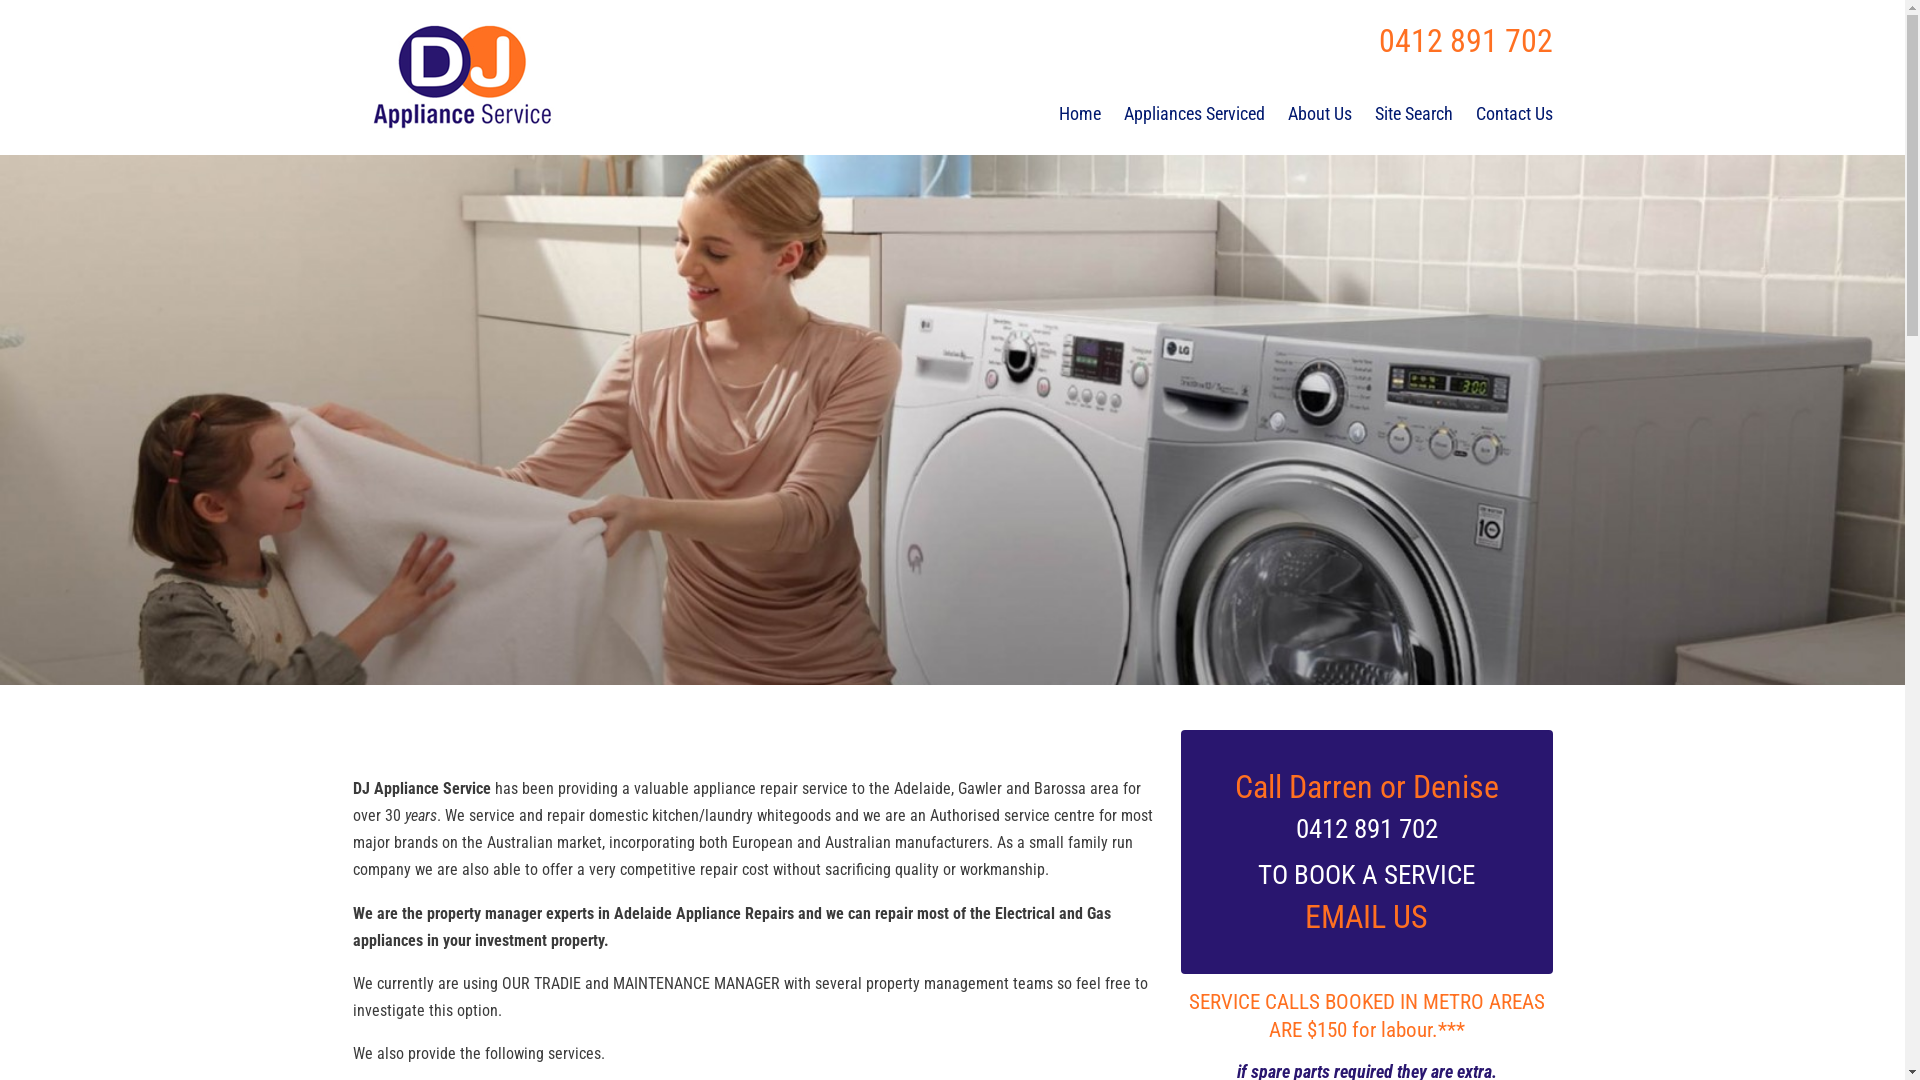 Image resolution: width=1920 pixels, height=1080 pixels. What do you see at coordinates (1079, 114) in the screenshot?
I see `'Home'` at bounding box center [1079, 114].